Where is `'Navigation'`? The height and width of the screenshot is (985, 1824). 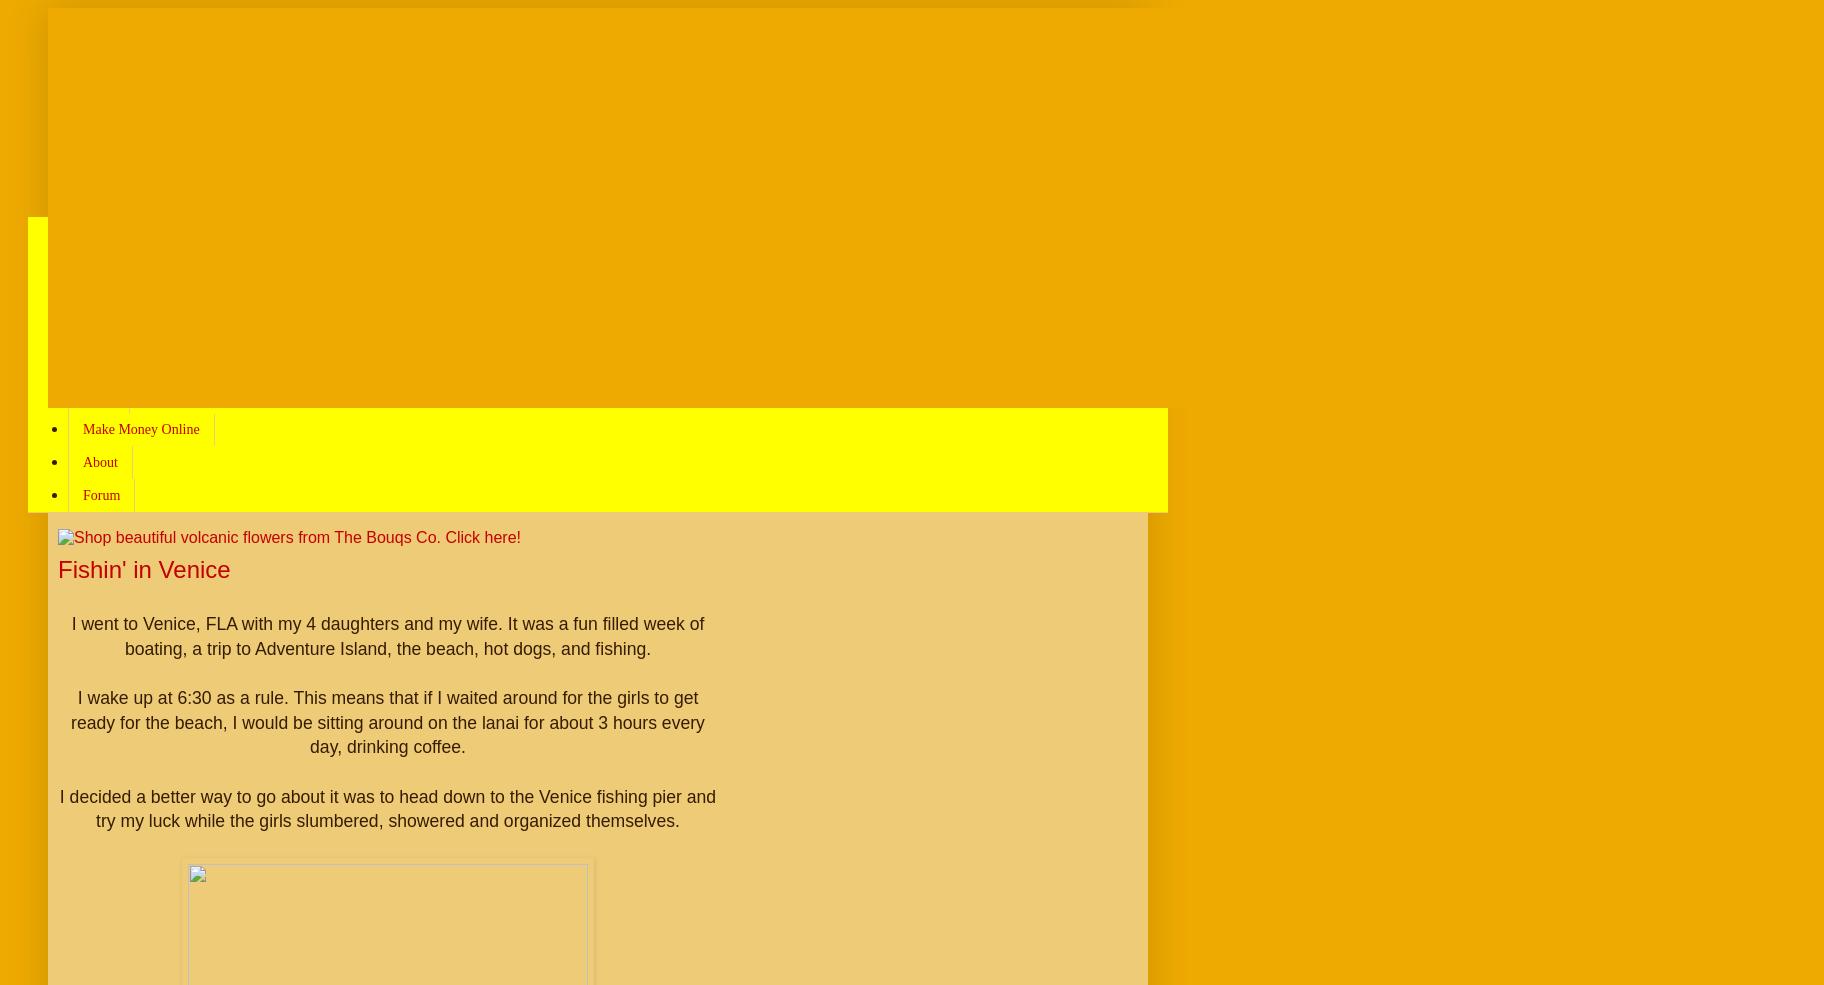
'Navigation' is located at coordinates (113, 264).